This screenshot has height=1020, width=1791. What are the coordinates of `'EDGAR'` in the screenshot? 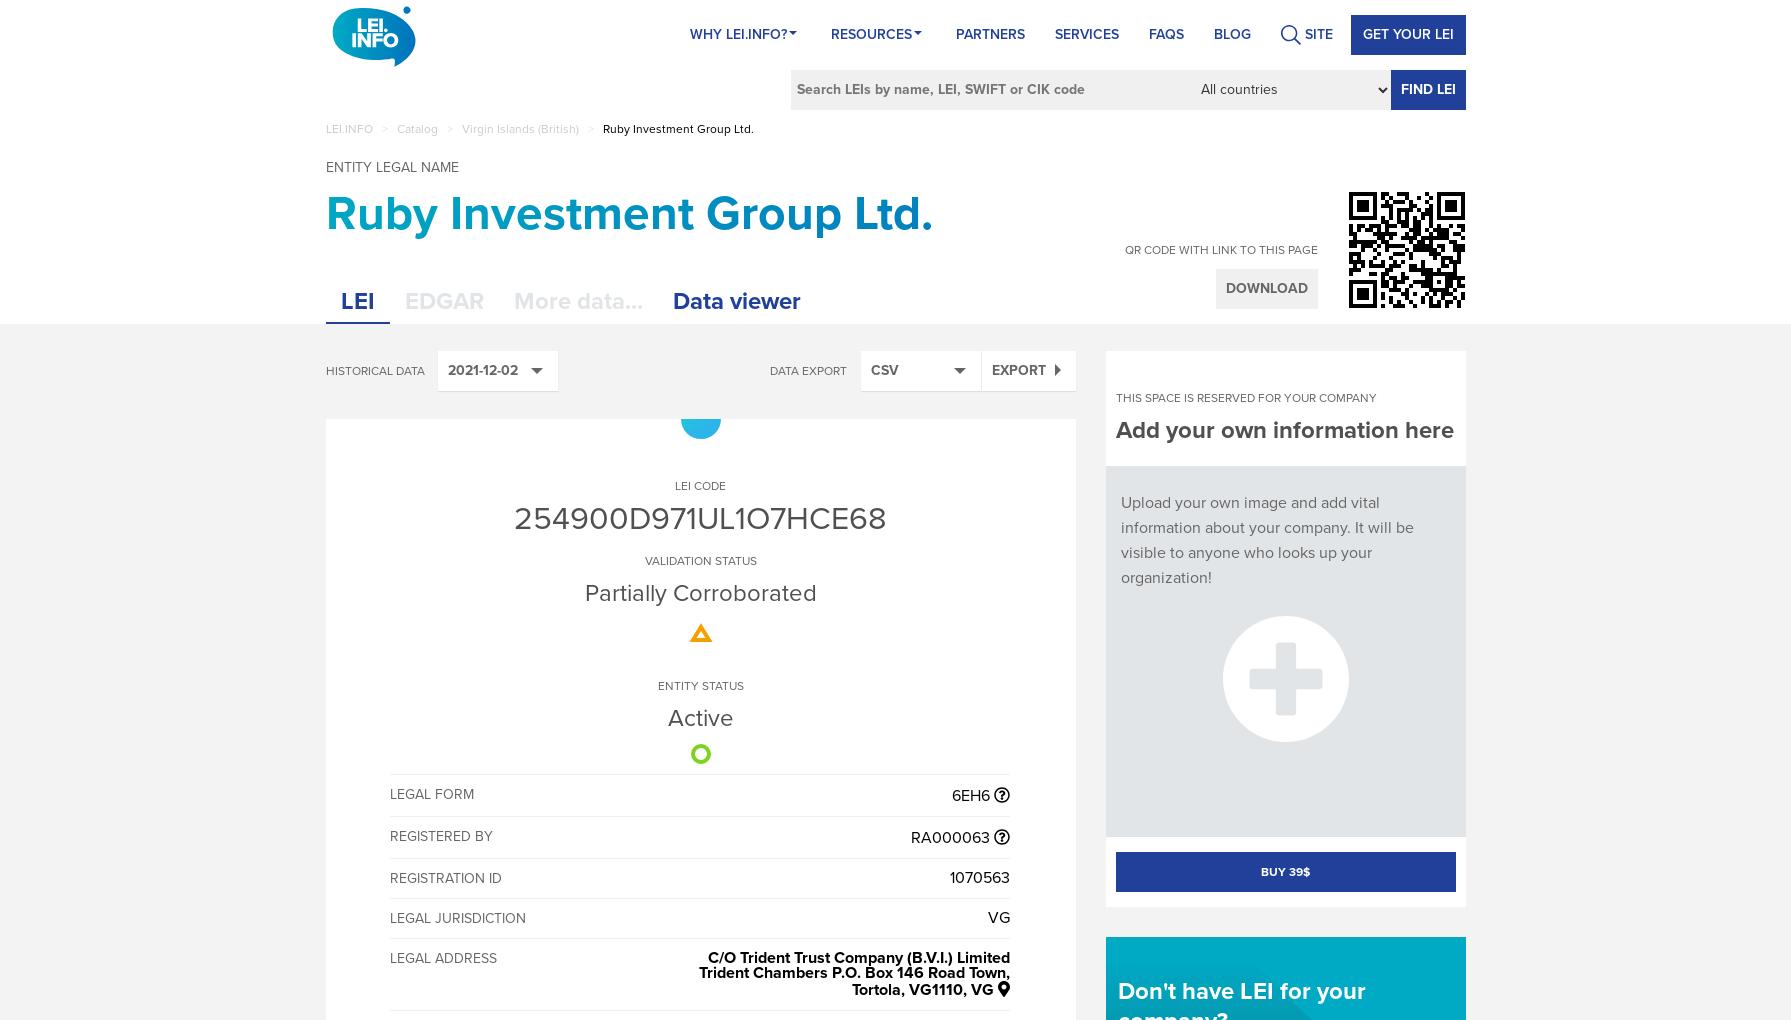 It's located at (443, 301).